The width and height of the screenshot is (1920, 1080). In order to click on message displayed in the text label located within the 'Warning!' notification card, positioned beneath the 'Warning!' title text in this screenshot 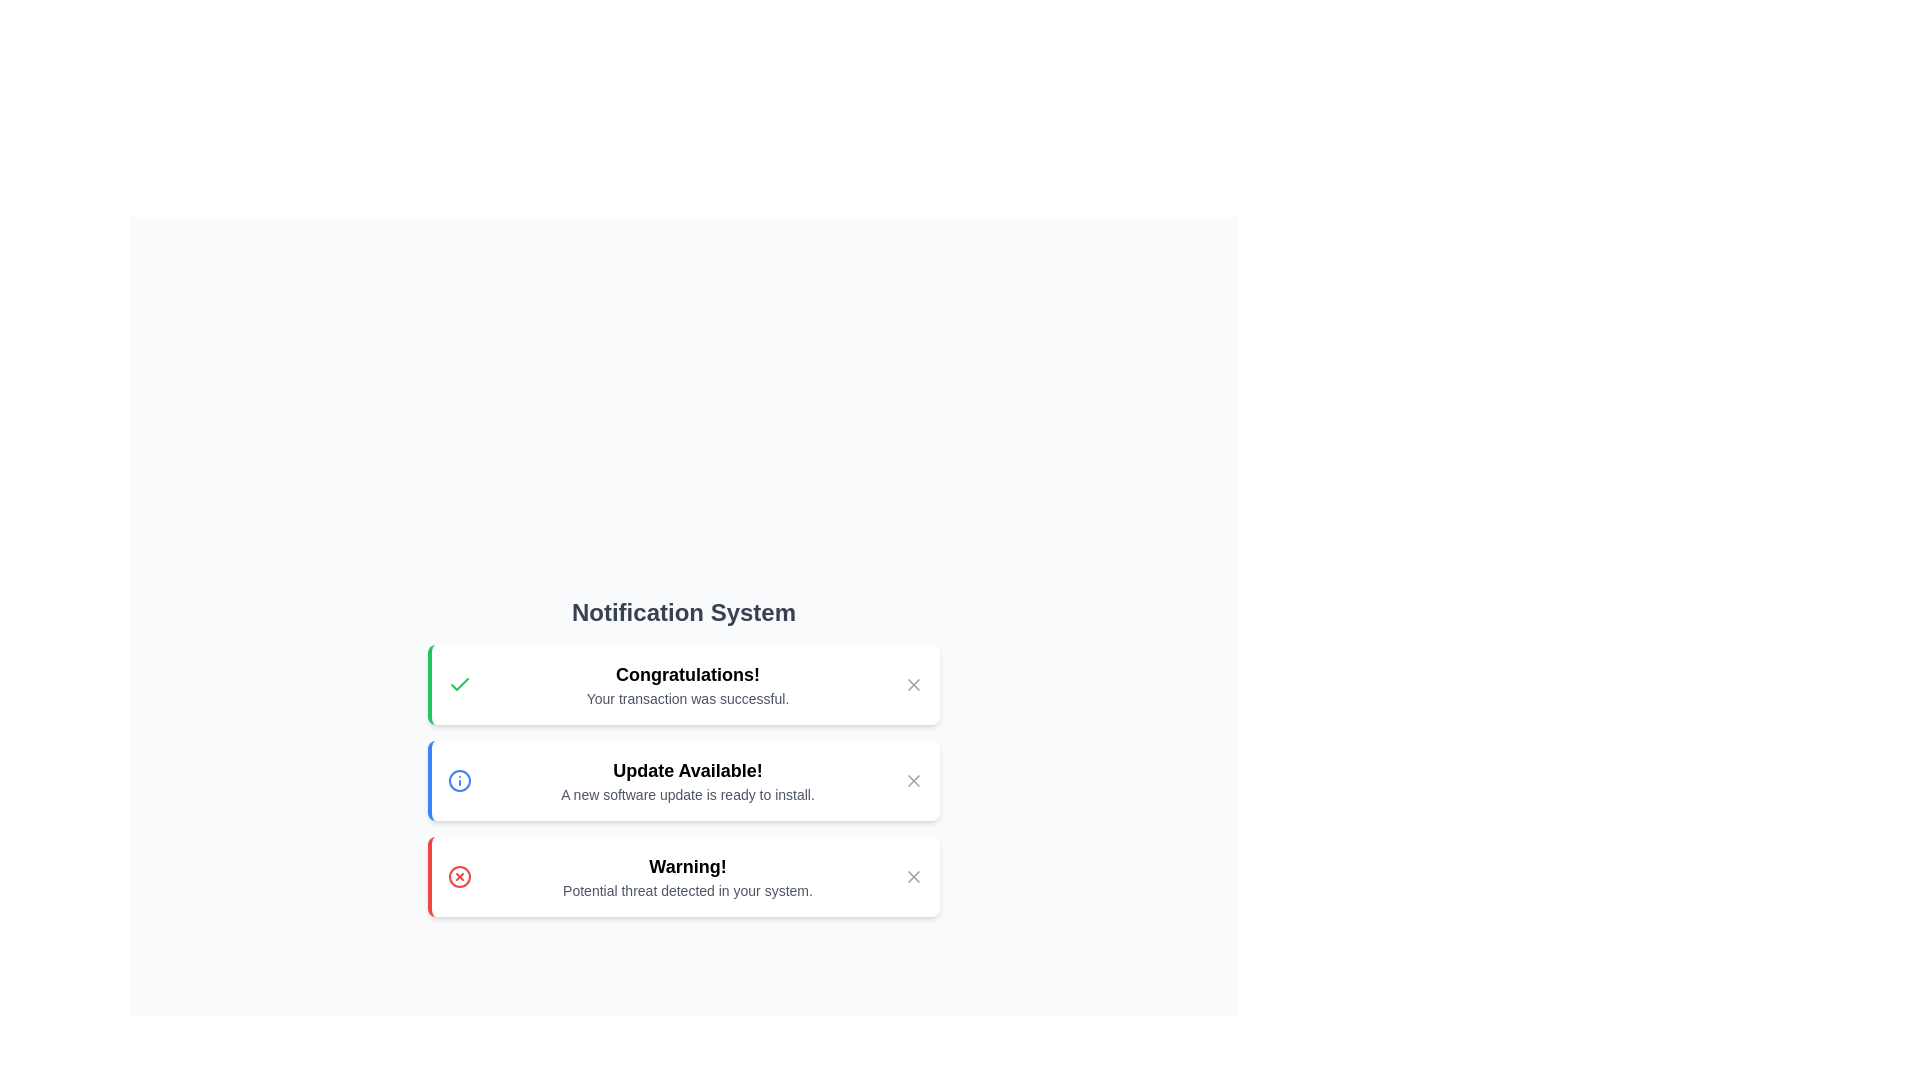, I will do `click(687, 890)`.